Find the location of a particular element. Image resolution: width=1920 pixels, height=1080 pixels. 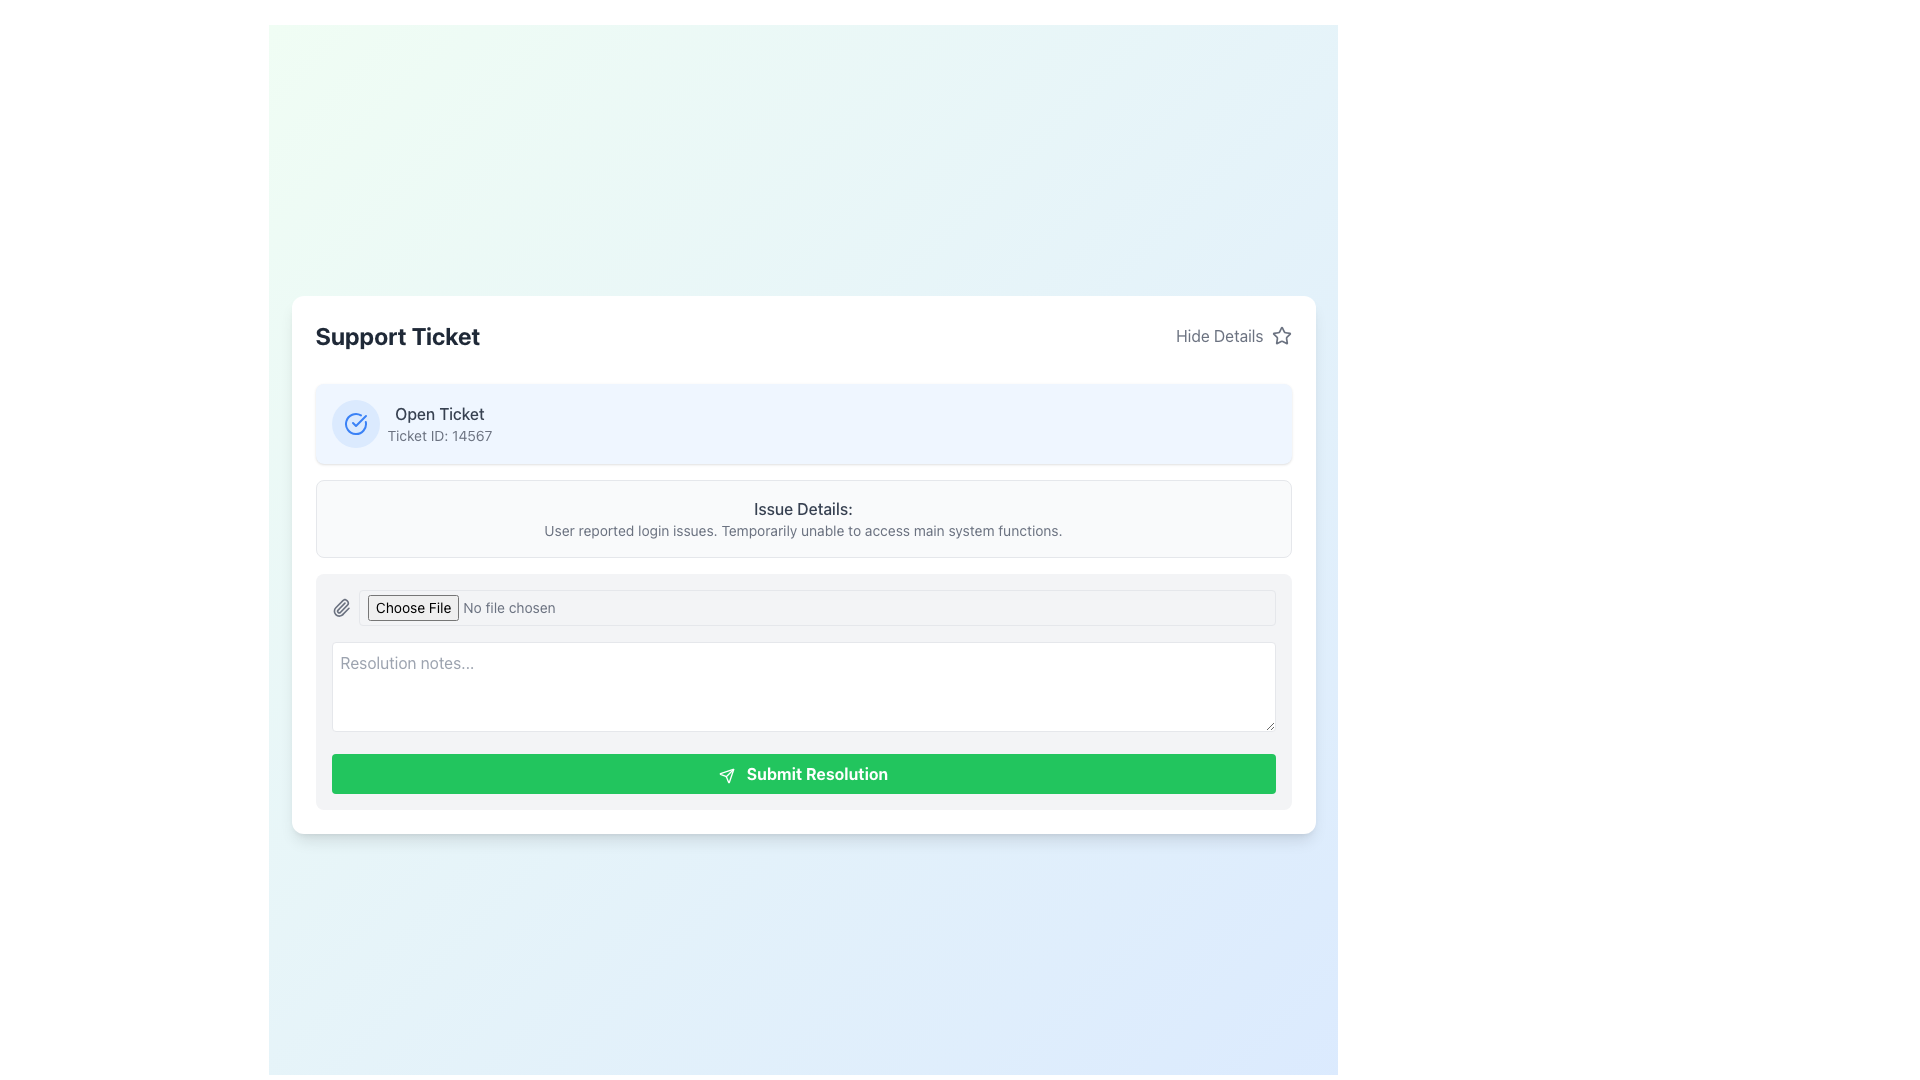

the 'Open Ticket' text block, which includes the text 'Ticket ID: 14567' and is styled within a light blue rounded rectangle, located in the top section of the 'Support Ticket' interface is located at coordinates (439, 423).